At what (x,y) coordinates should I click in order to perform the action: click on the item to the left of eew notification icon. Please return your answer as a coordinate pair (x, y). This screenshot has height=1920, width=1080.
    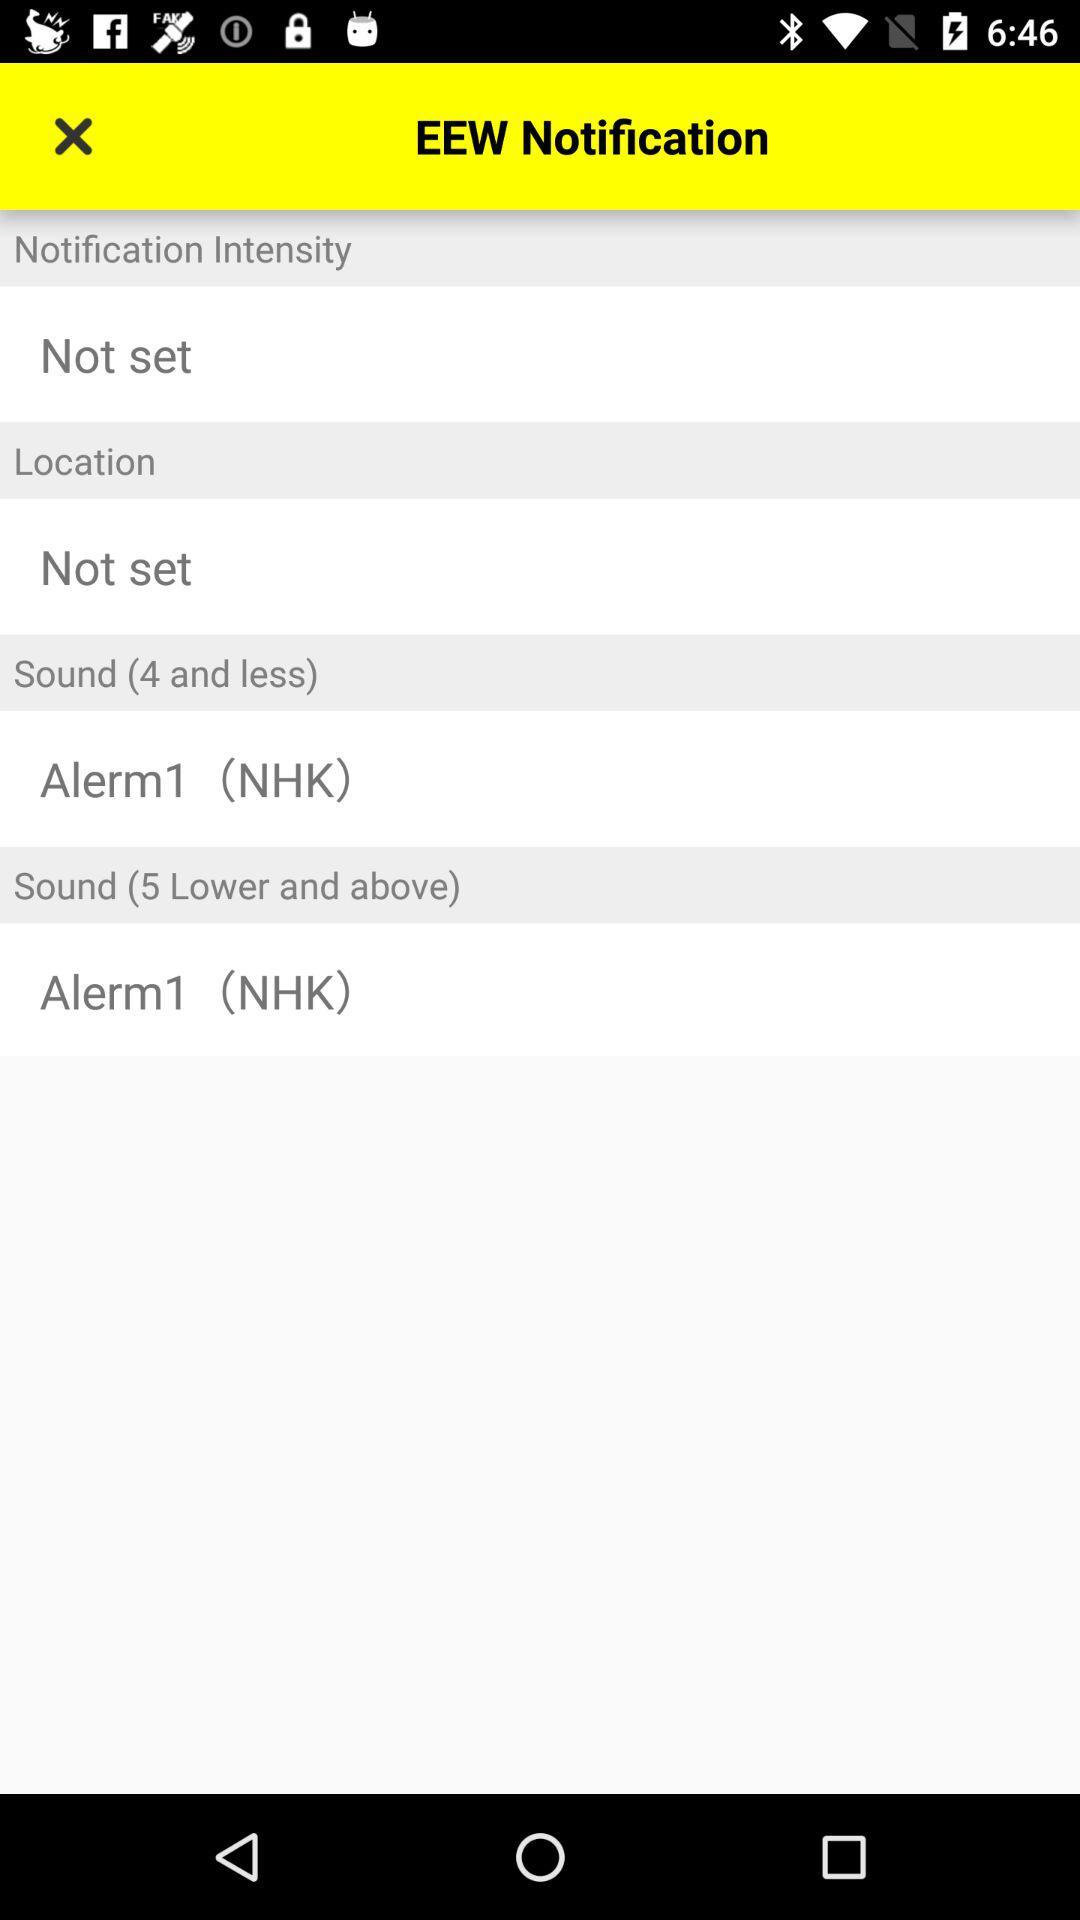
    Looking at the image, I should click on (72, 135).